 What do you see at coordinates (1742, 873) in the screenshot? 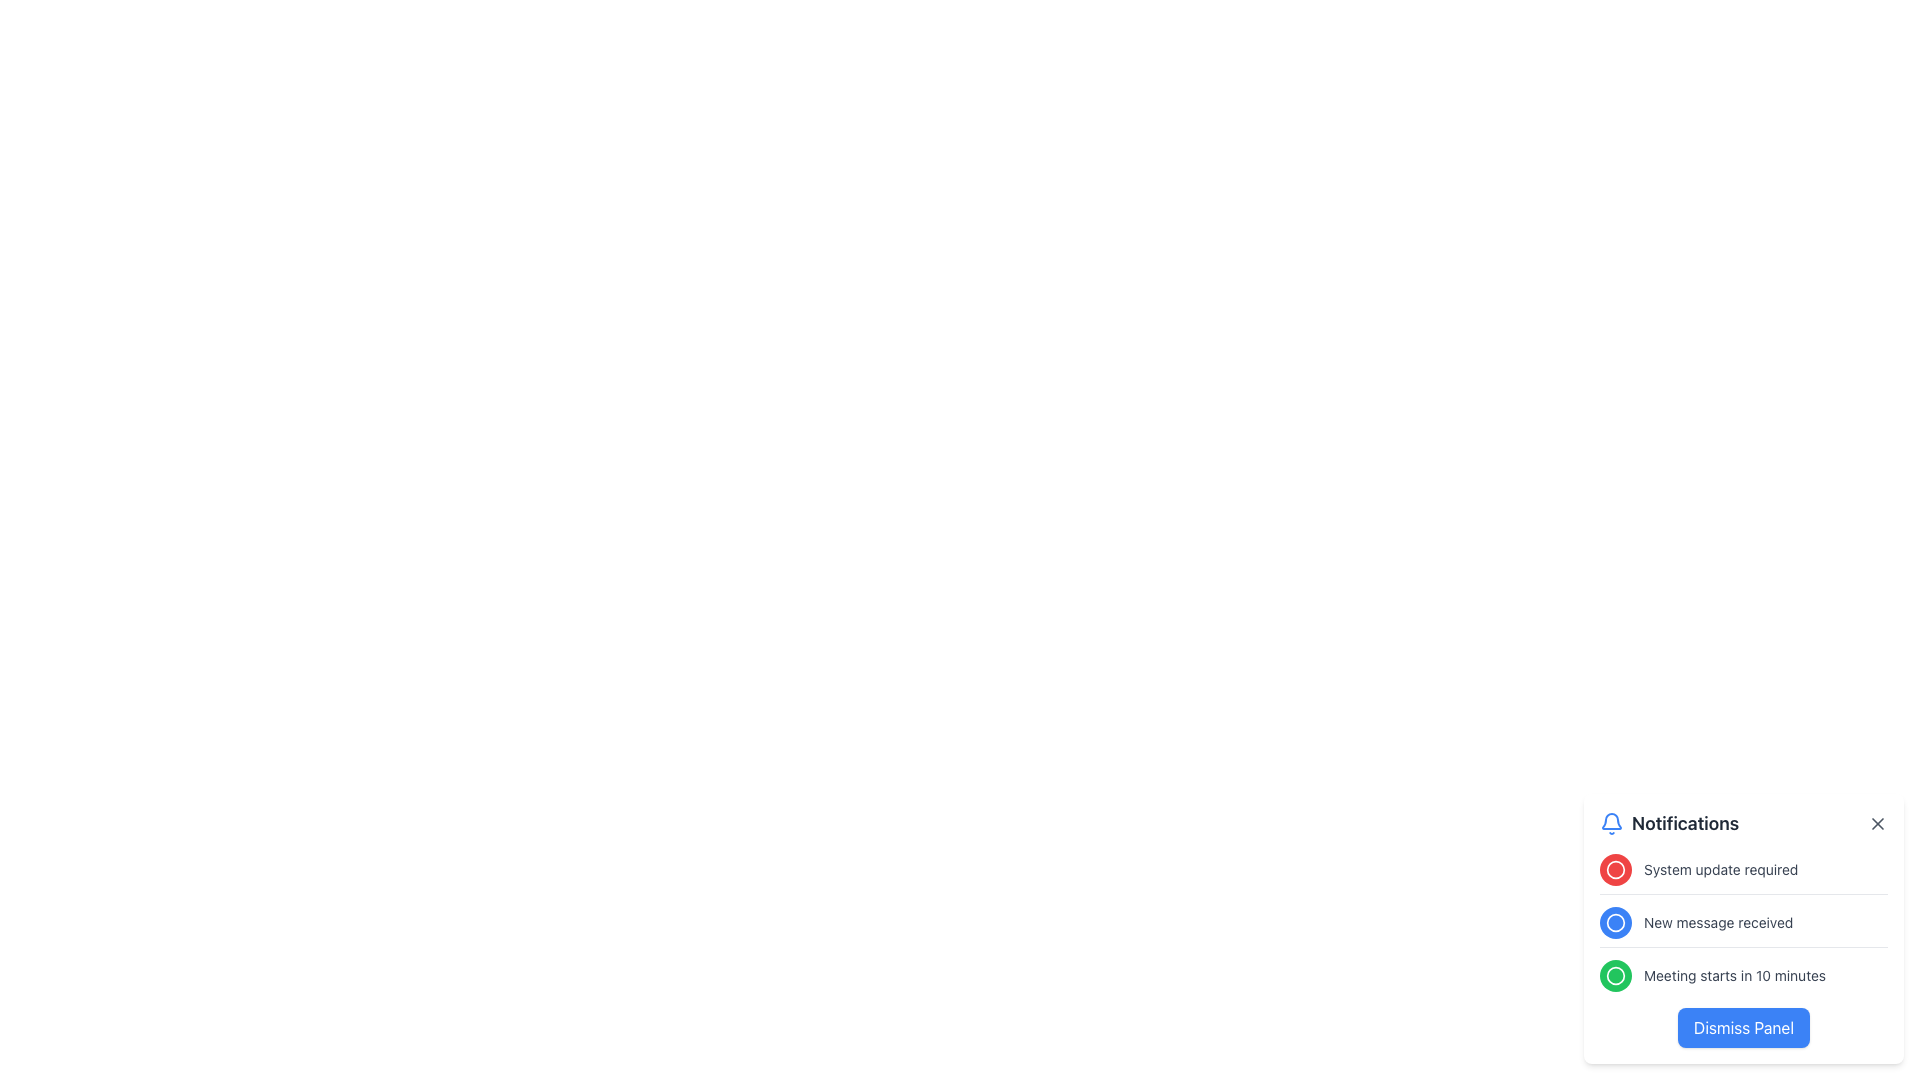
I see `the system update notification, which is the first item in the notification panel located at the top of the vertically stacked list` at bounding box center [1742, 873].